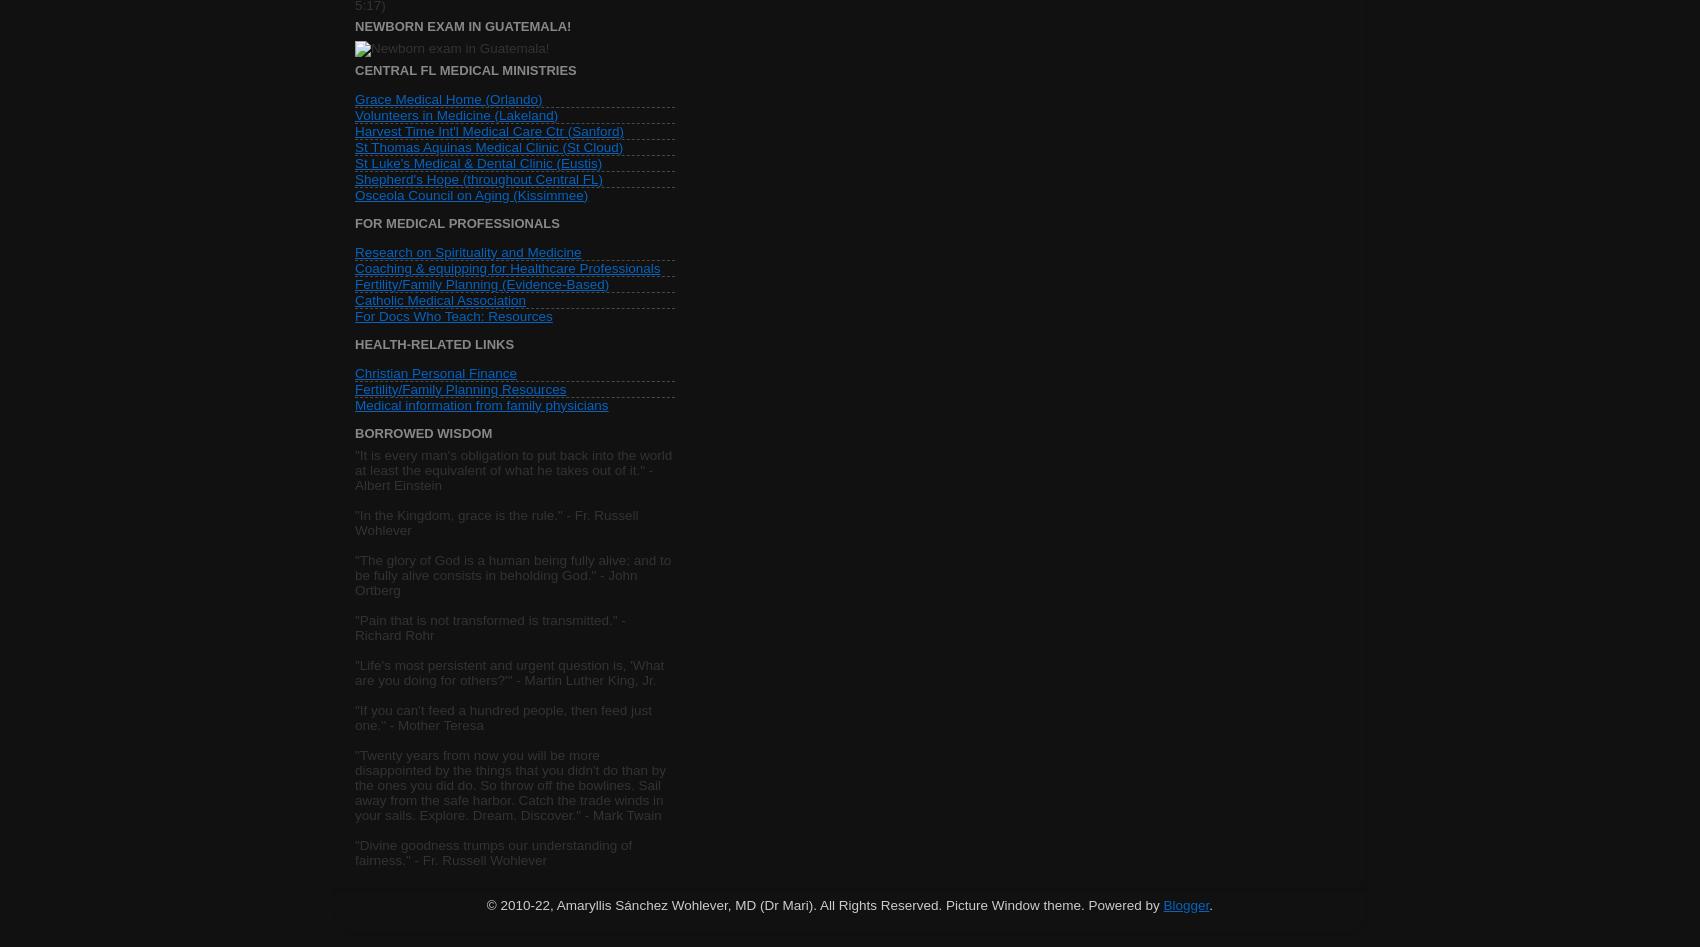 This screenshot has height=947, width=1700. What do you see at coordinates (453, 314) in the screenshot?
I see `'For Docs Who Teach: Resources'` at bounding box center [453, 314].